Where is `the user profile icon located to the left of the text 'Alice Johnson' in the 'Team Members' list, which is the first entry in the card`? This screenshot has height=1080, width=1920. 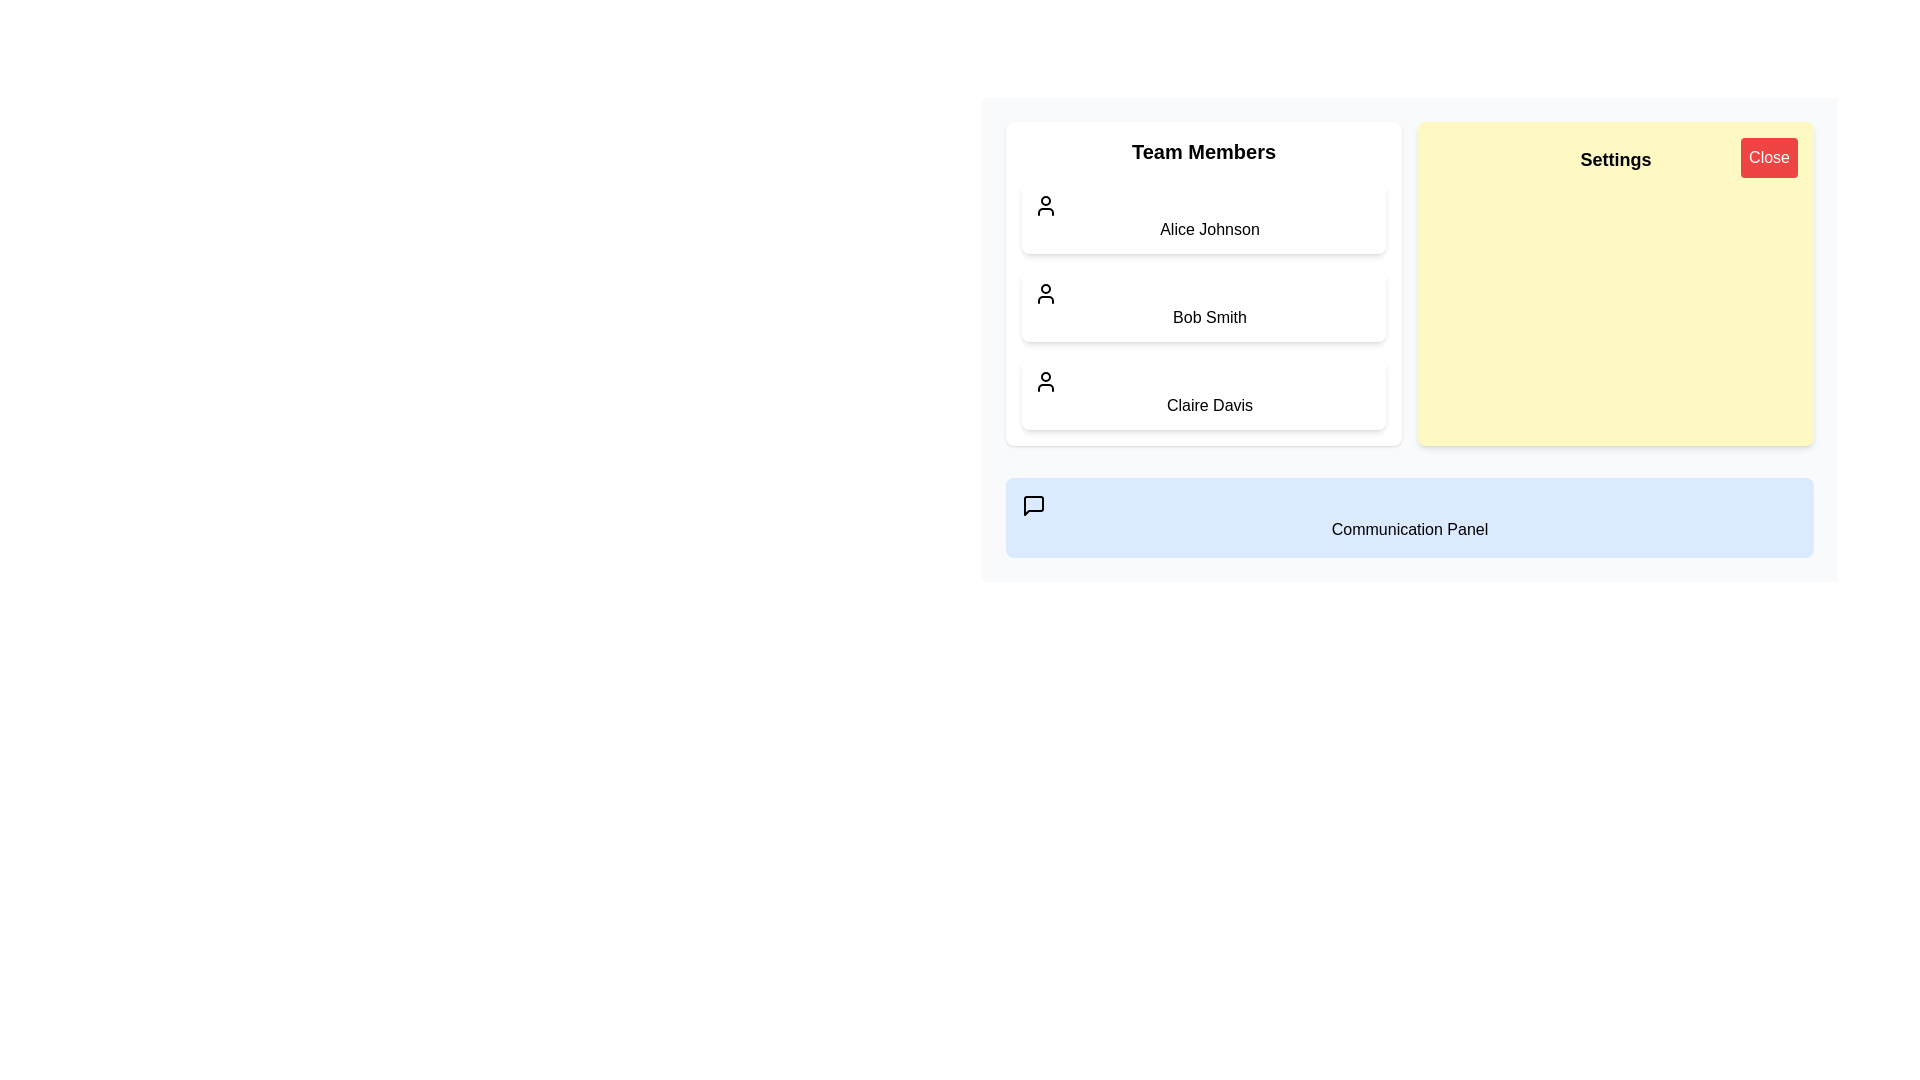
the user profile icon located to the left of the text 'Alice Johnson' in the 'Team Members' list, which is the first entry in the card is located at coordinates (1045, 205).